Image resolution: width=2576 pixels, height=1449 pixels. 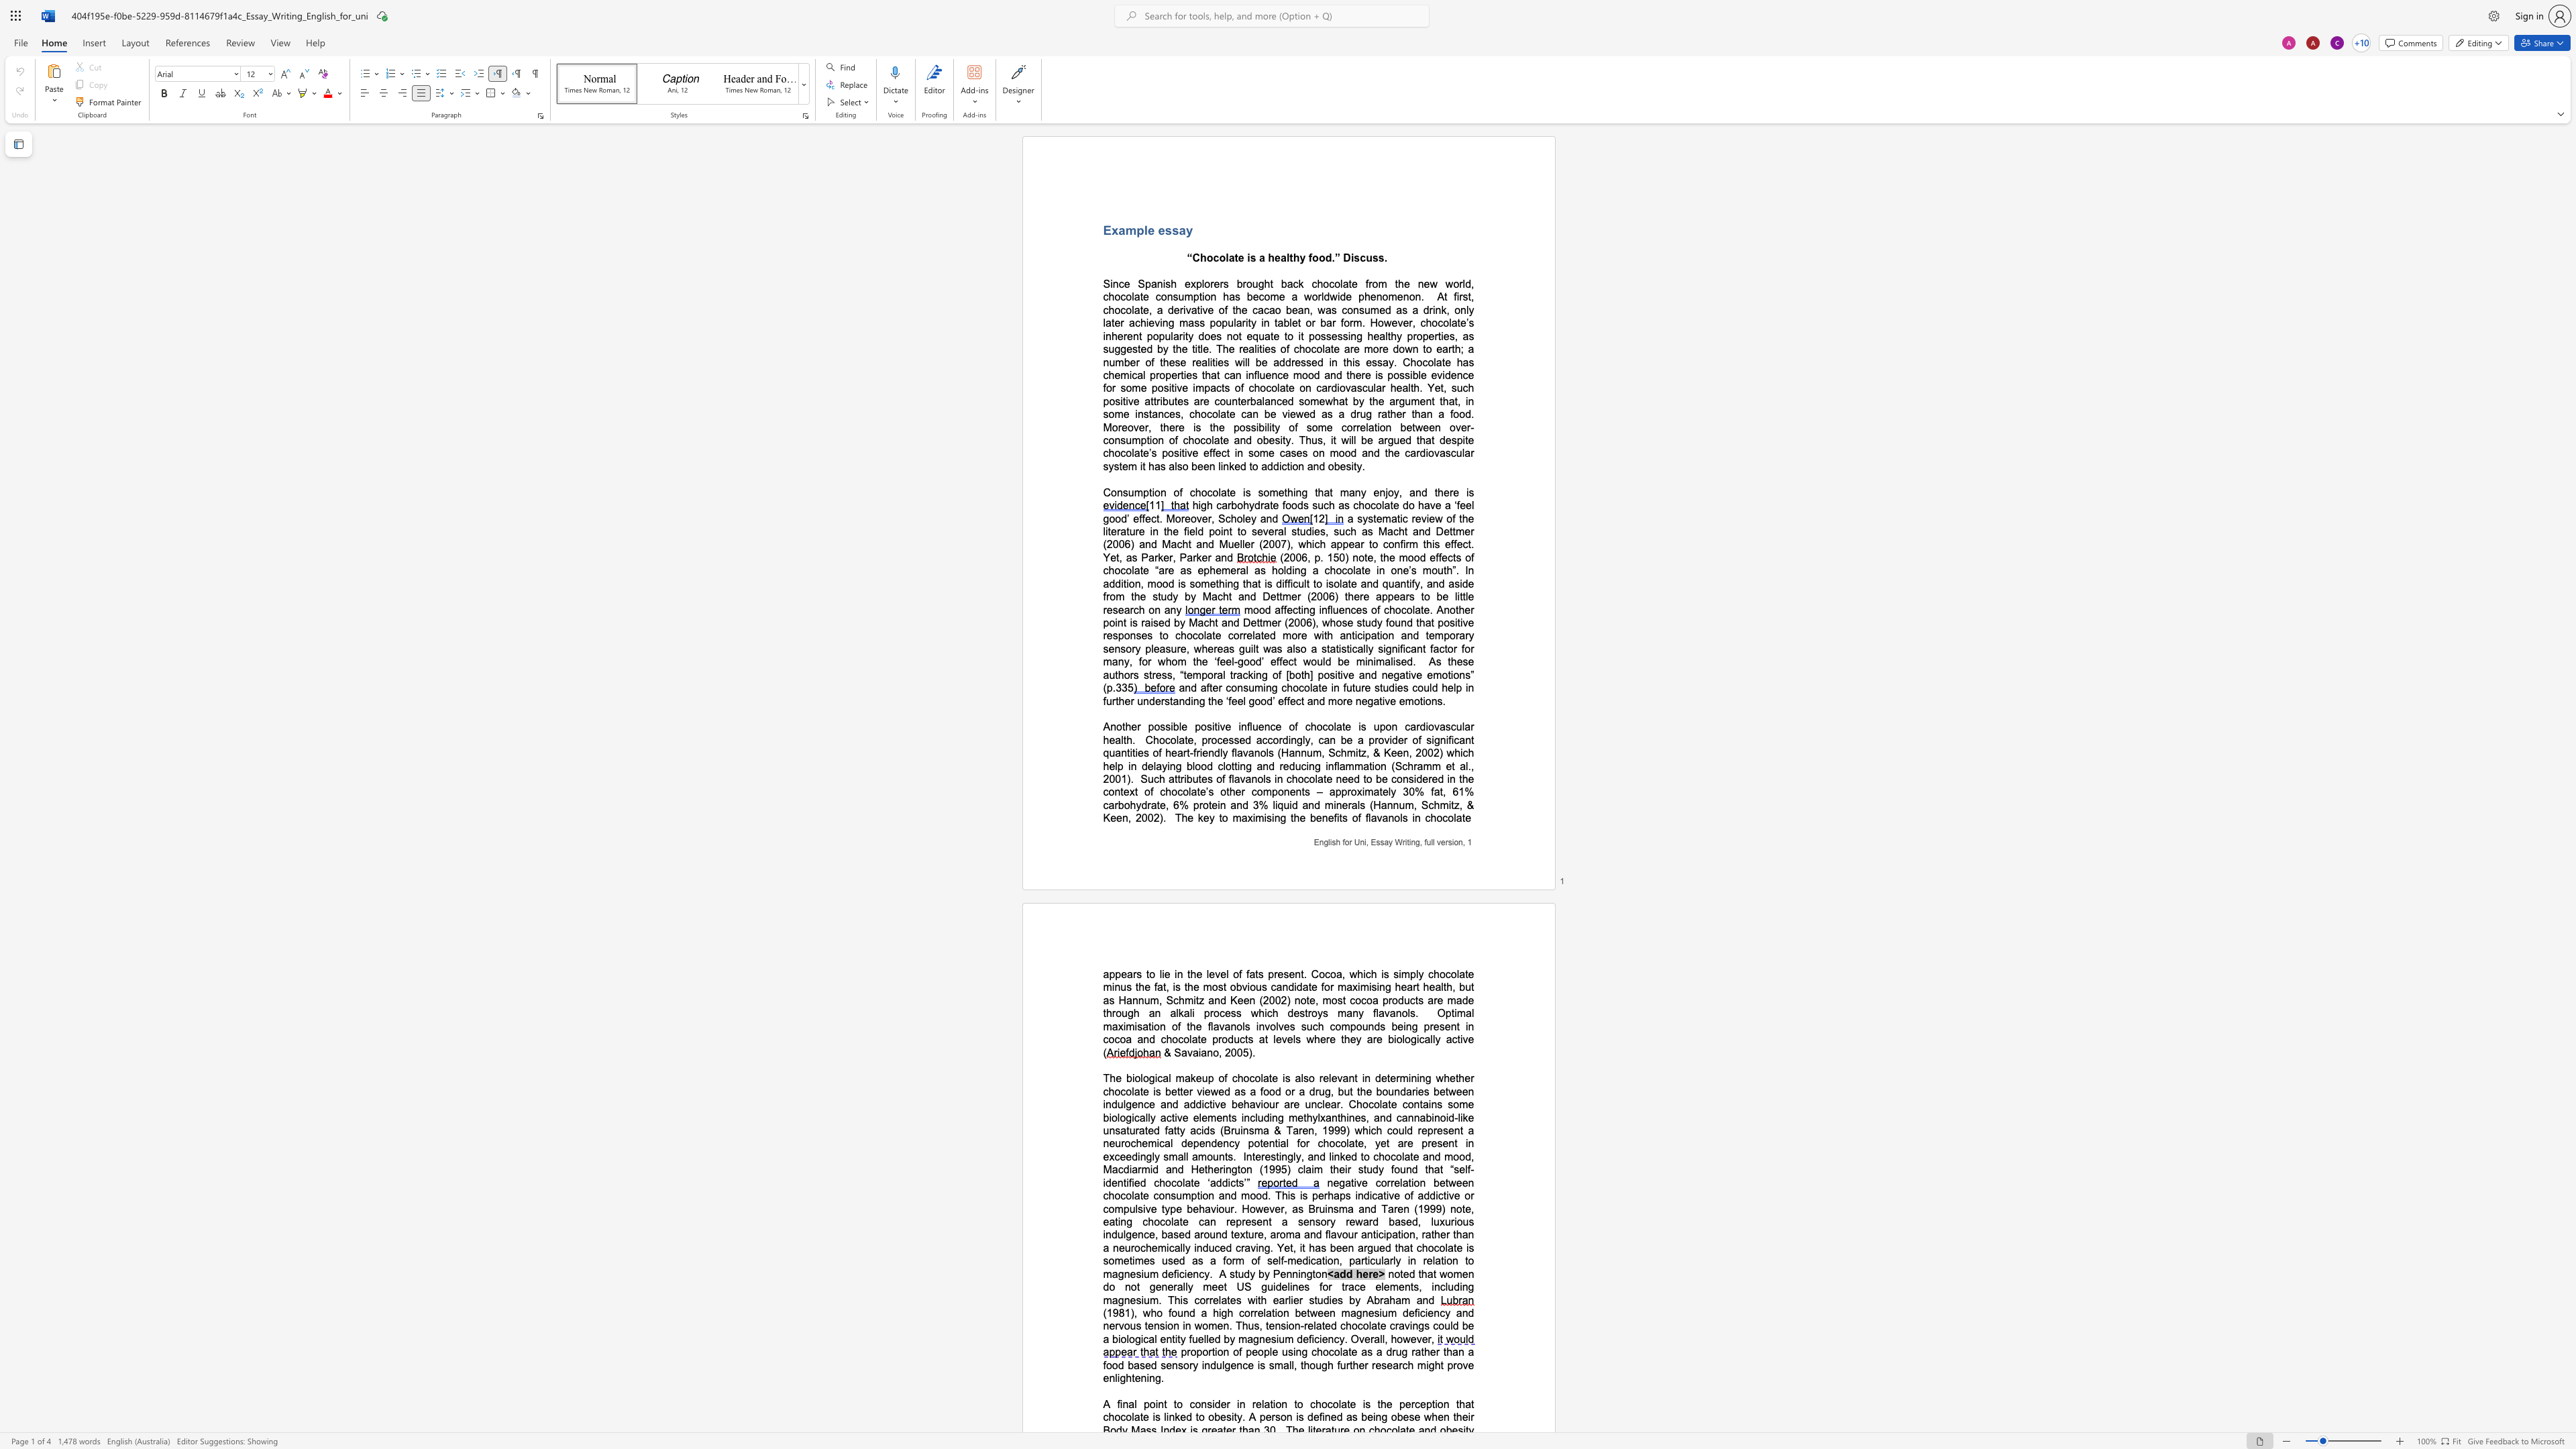 I want to click on the space between the continuous character "m" and "i" in the text, so click(x=1447, y=805).